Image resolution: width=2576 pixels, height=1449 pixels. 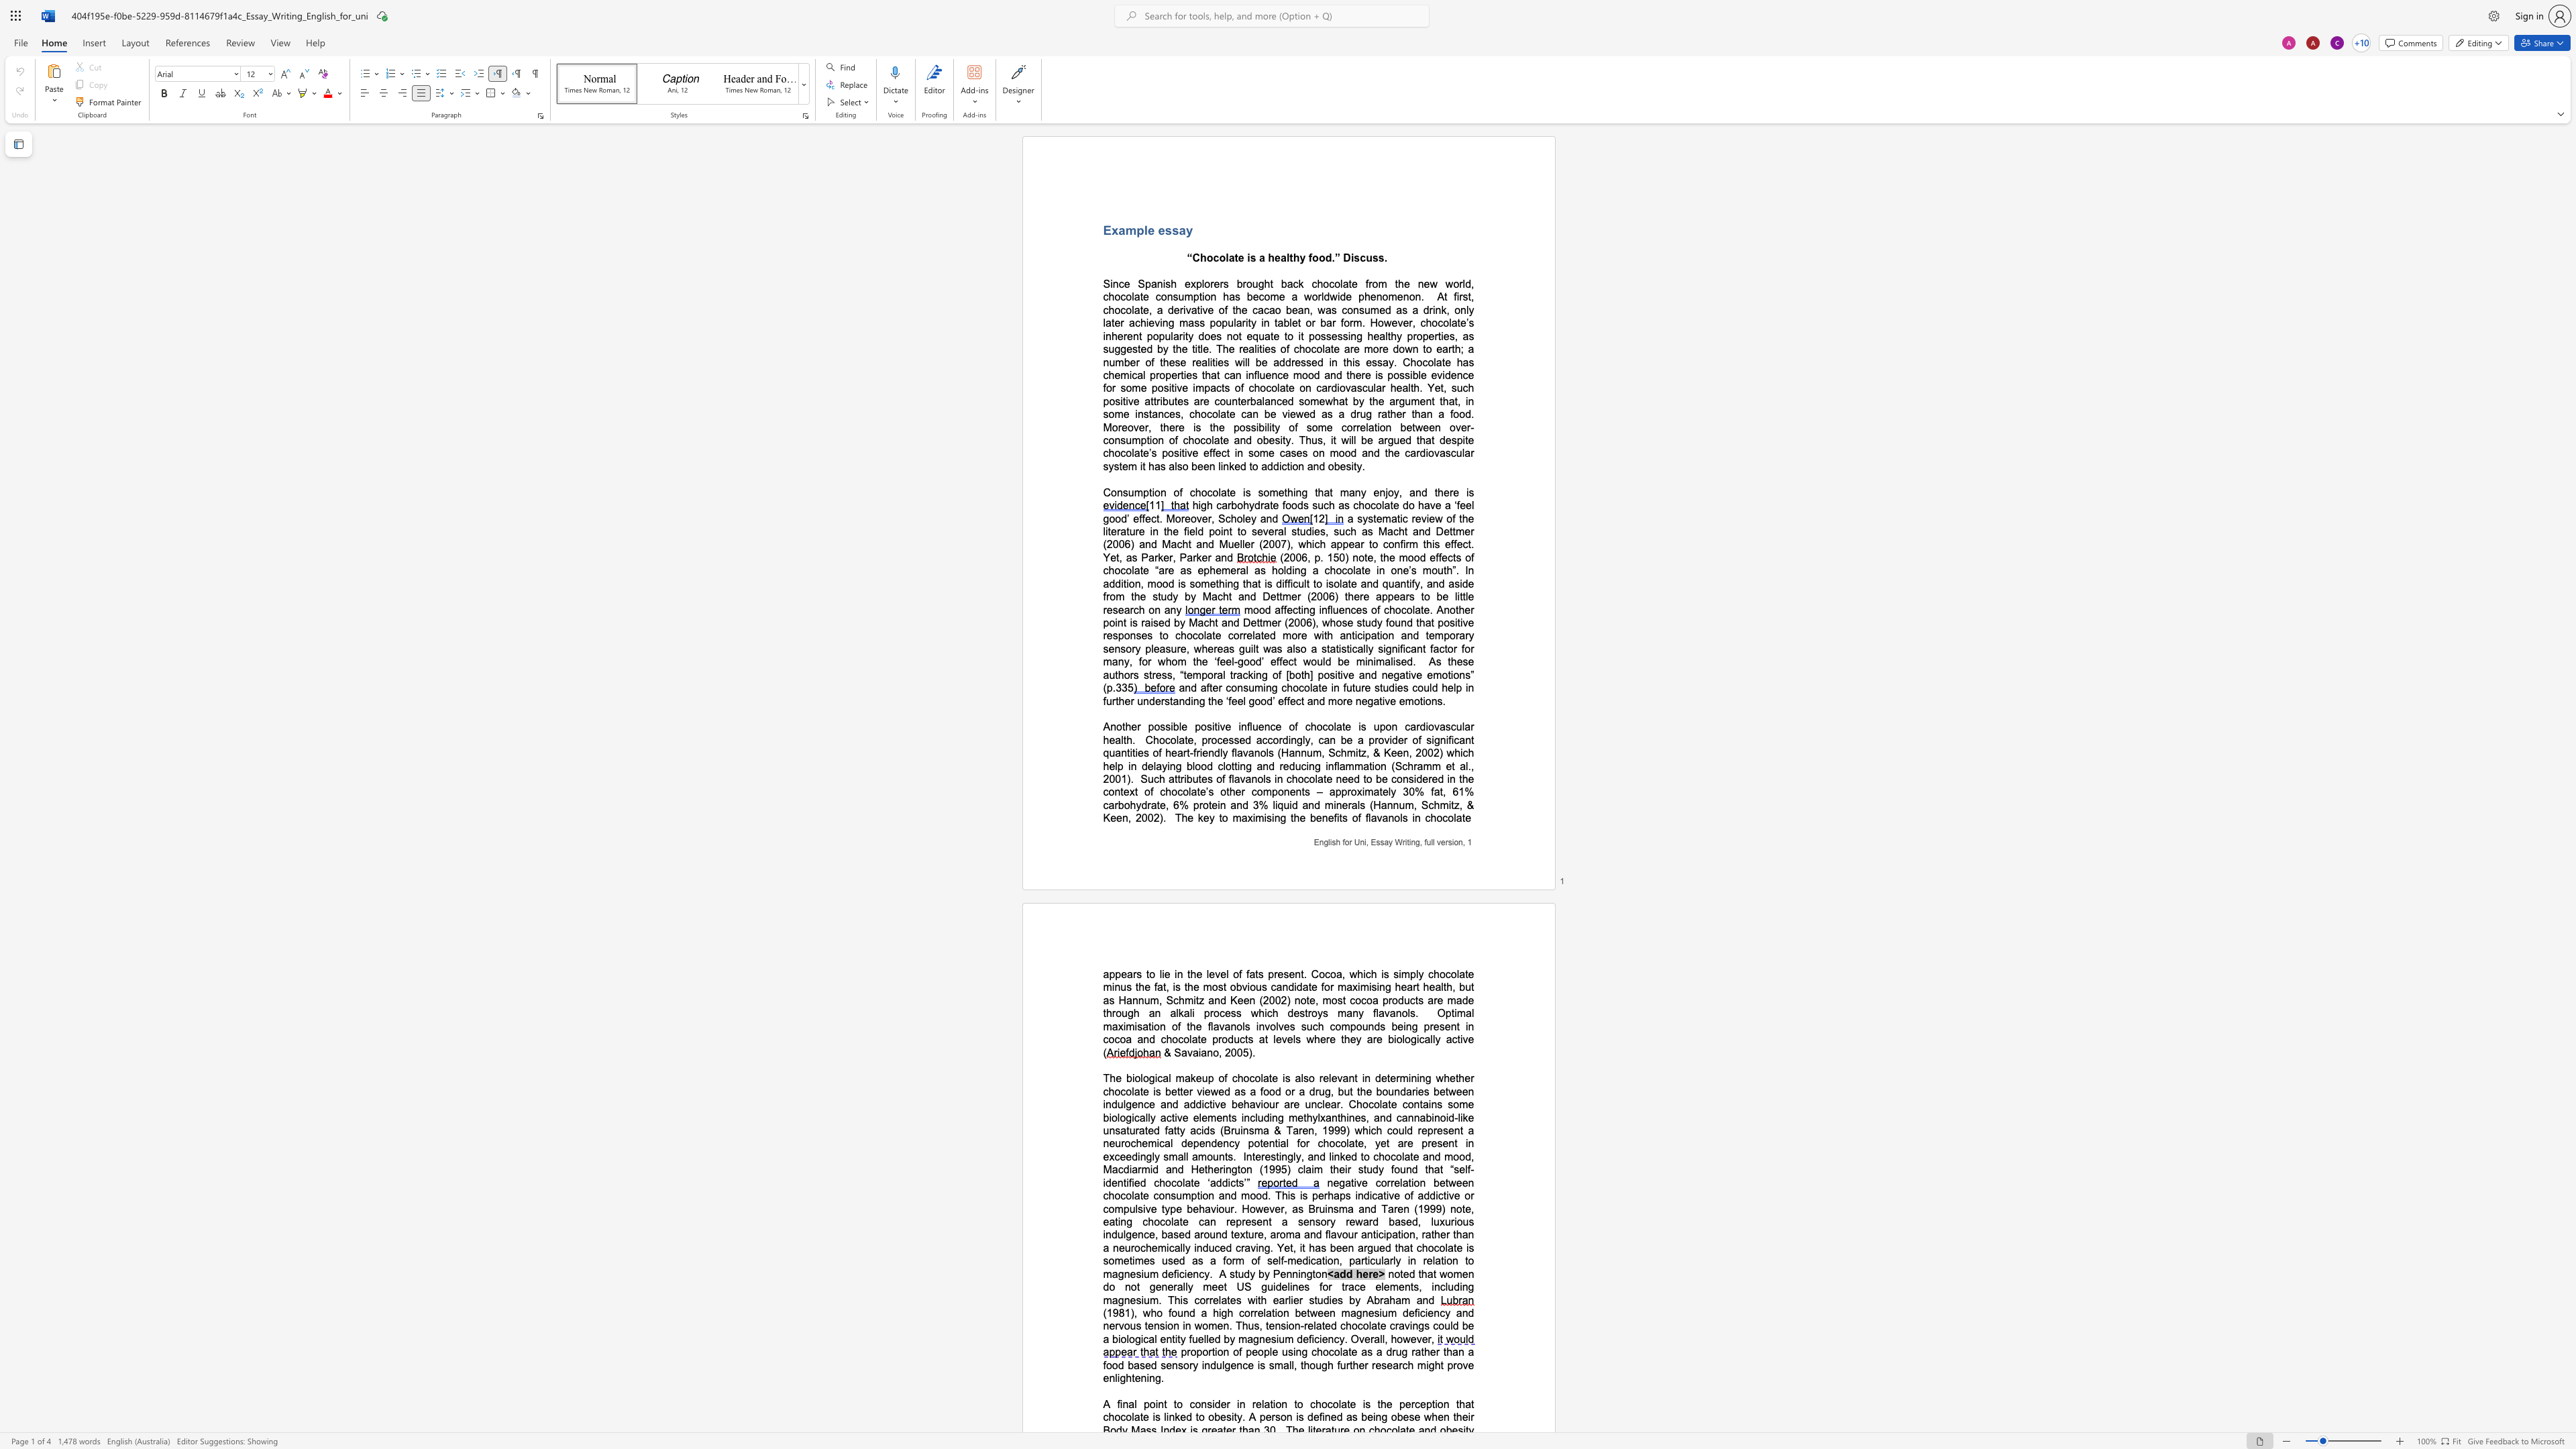 I want to click on the space between the continuous character "m" and "i" in the text, so click(x=1447, y=805).